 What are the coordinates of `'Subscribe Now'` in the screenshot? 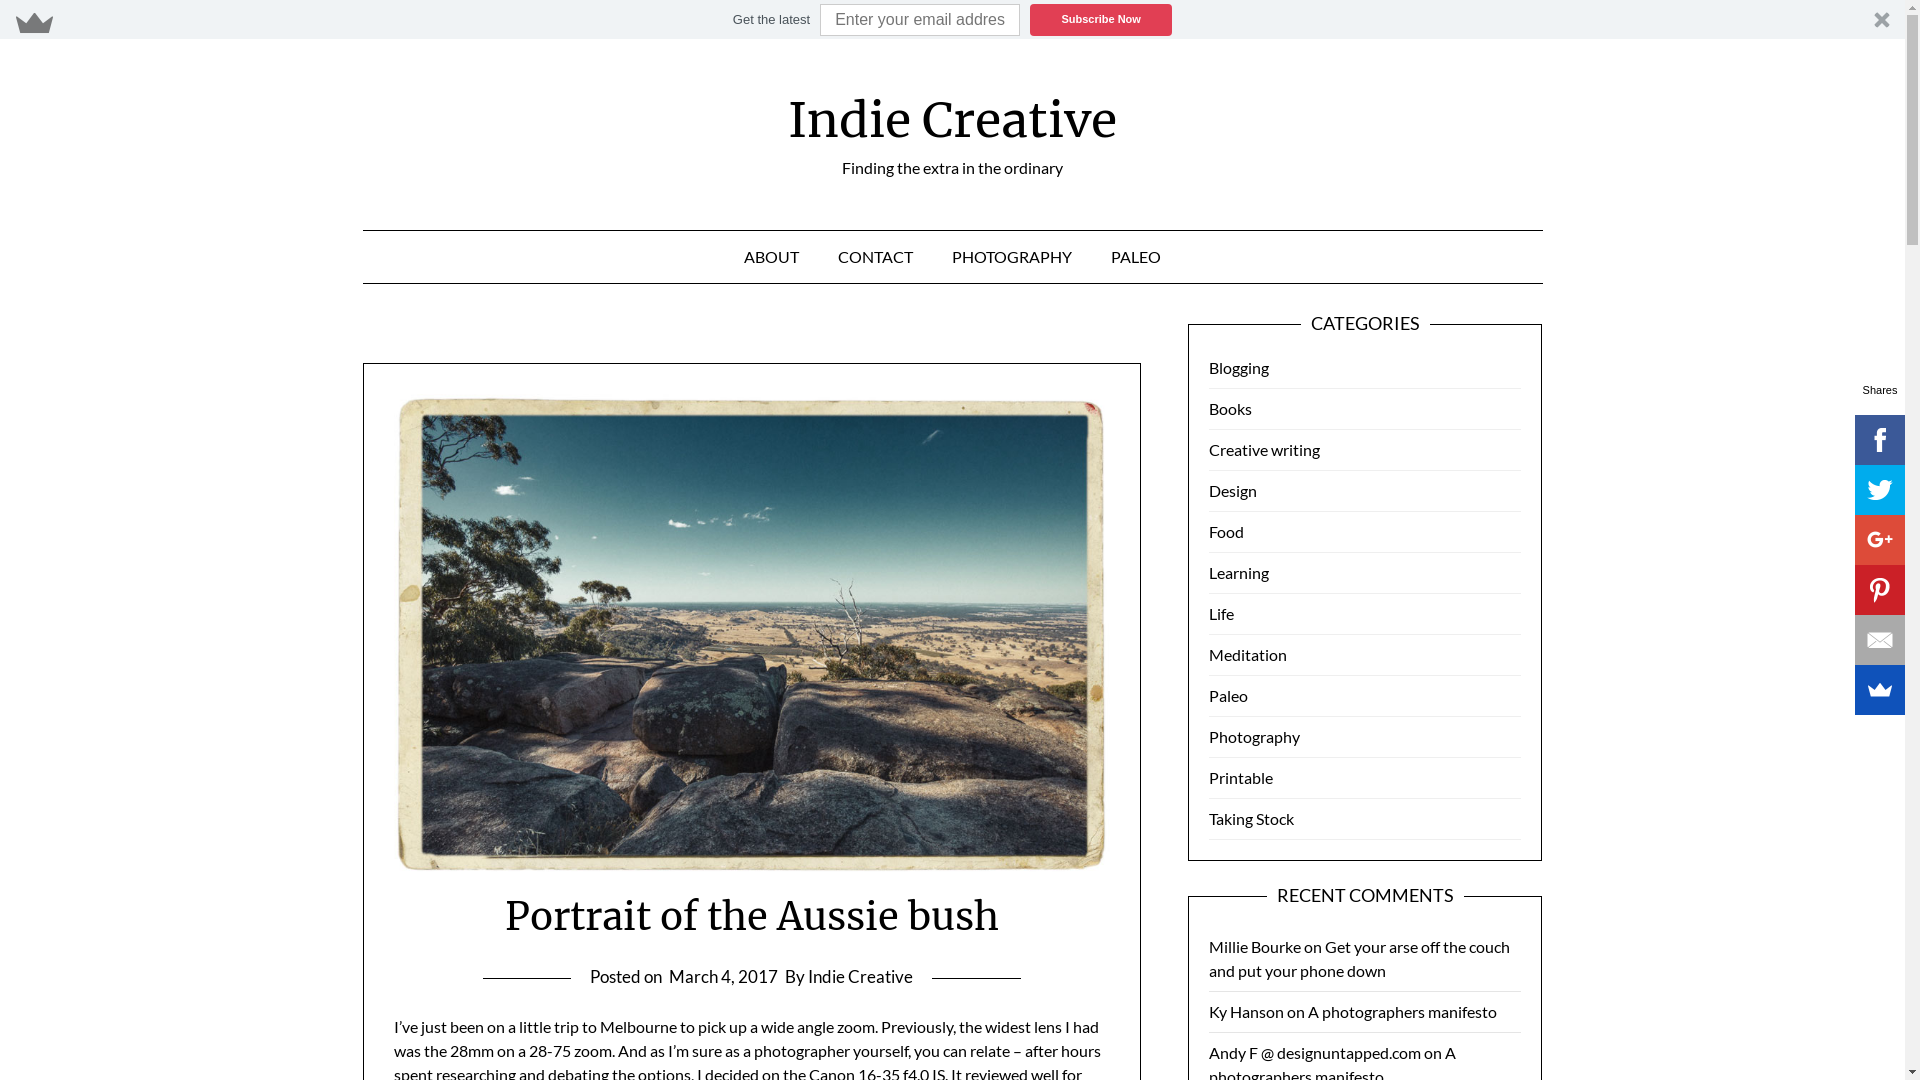 It's located at (1099, 19).